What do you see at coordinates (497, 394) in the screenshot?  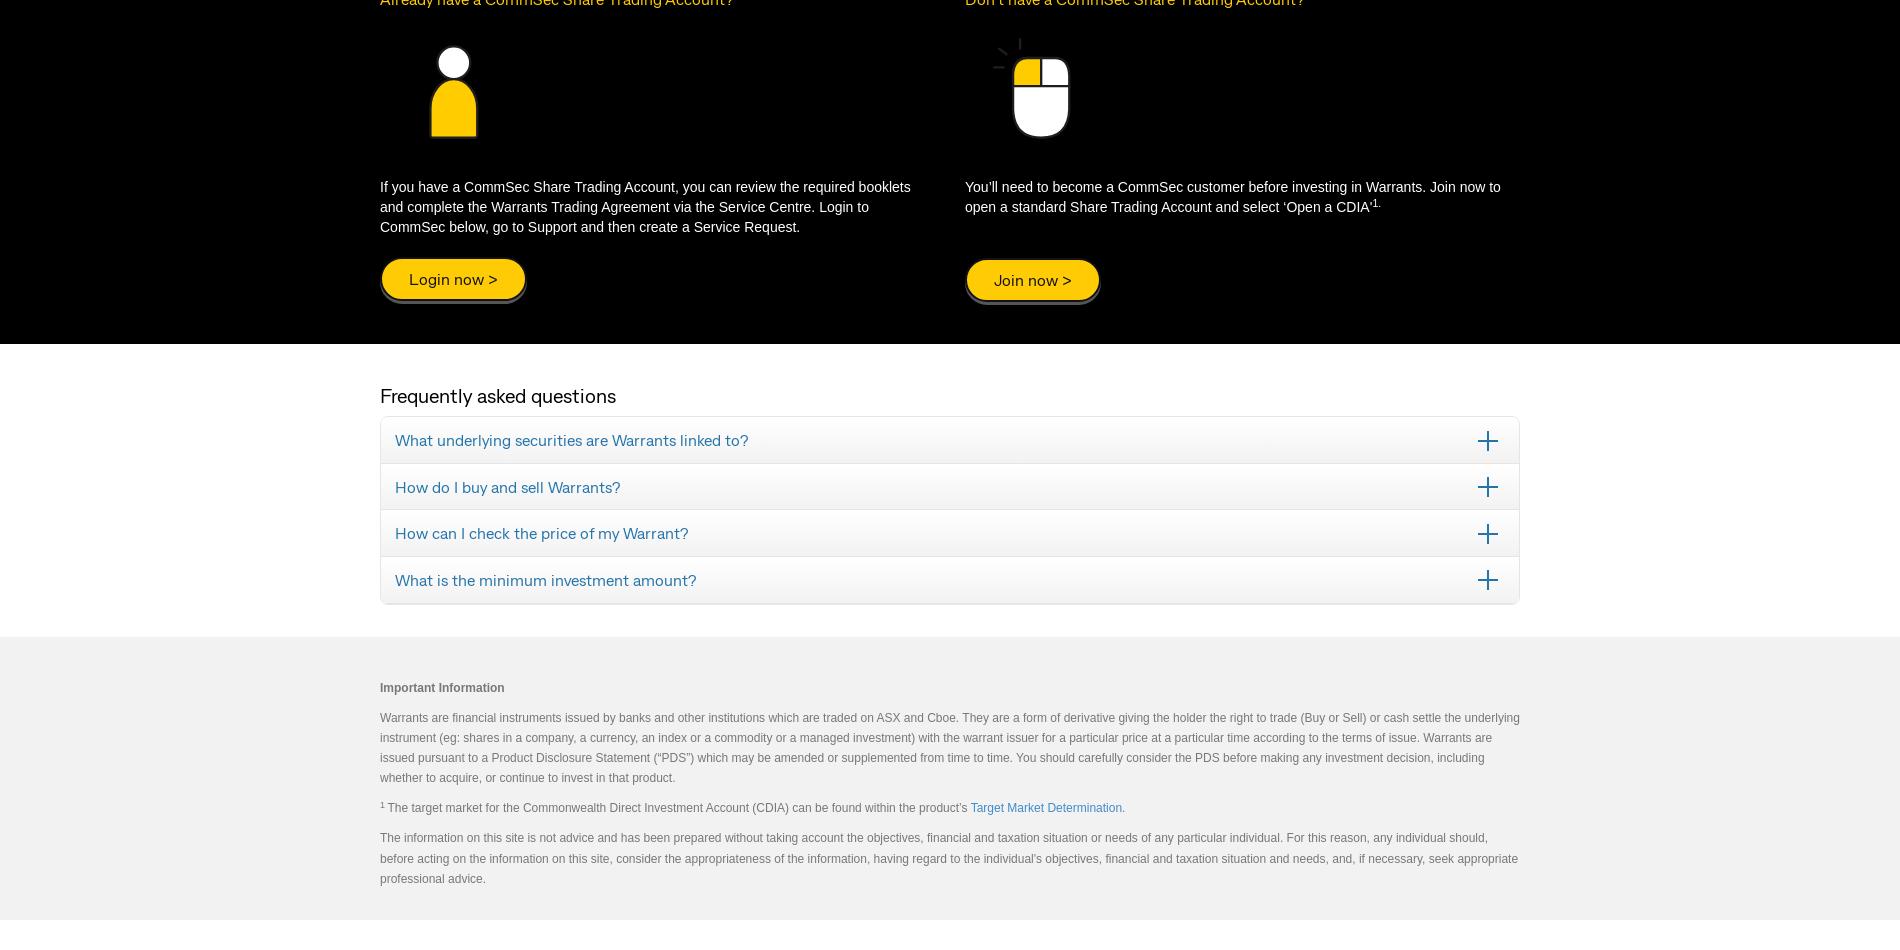 I see `'Frequently asked questions'` at bounding box center [497, 394].